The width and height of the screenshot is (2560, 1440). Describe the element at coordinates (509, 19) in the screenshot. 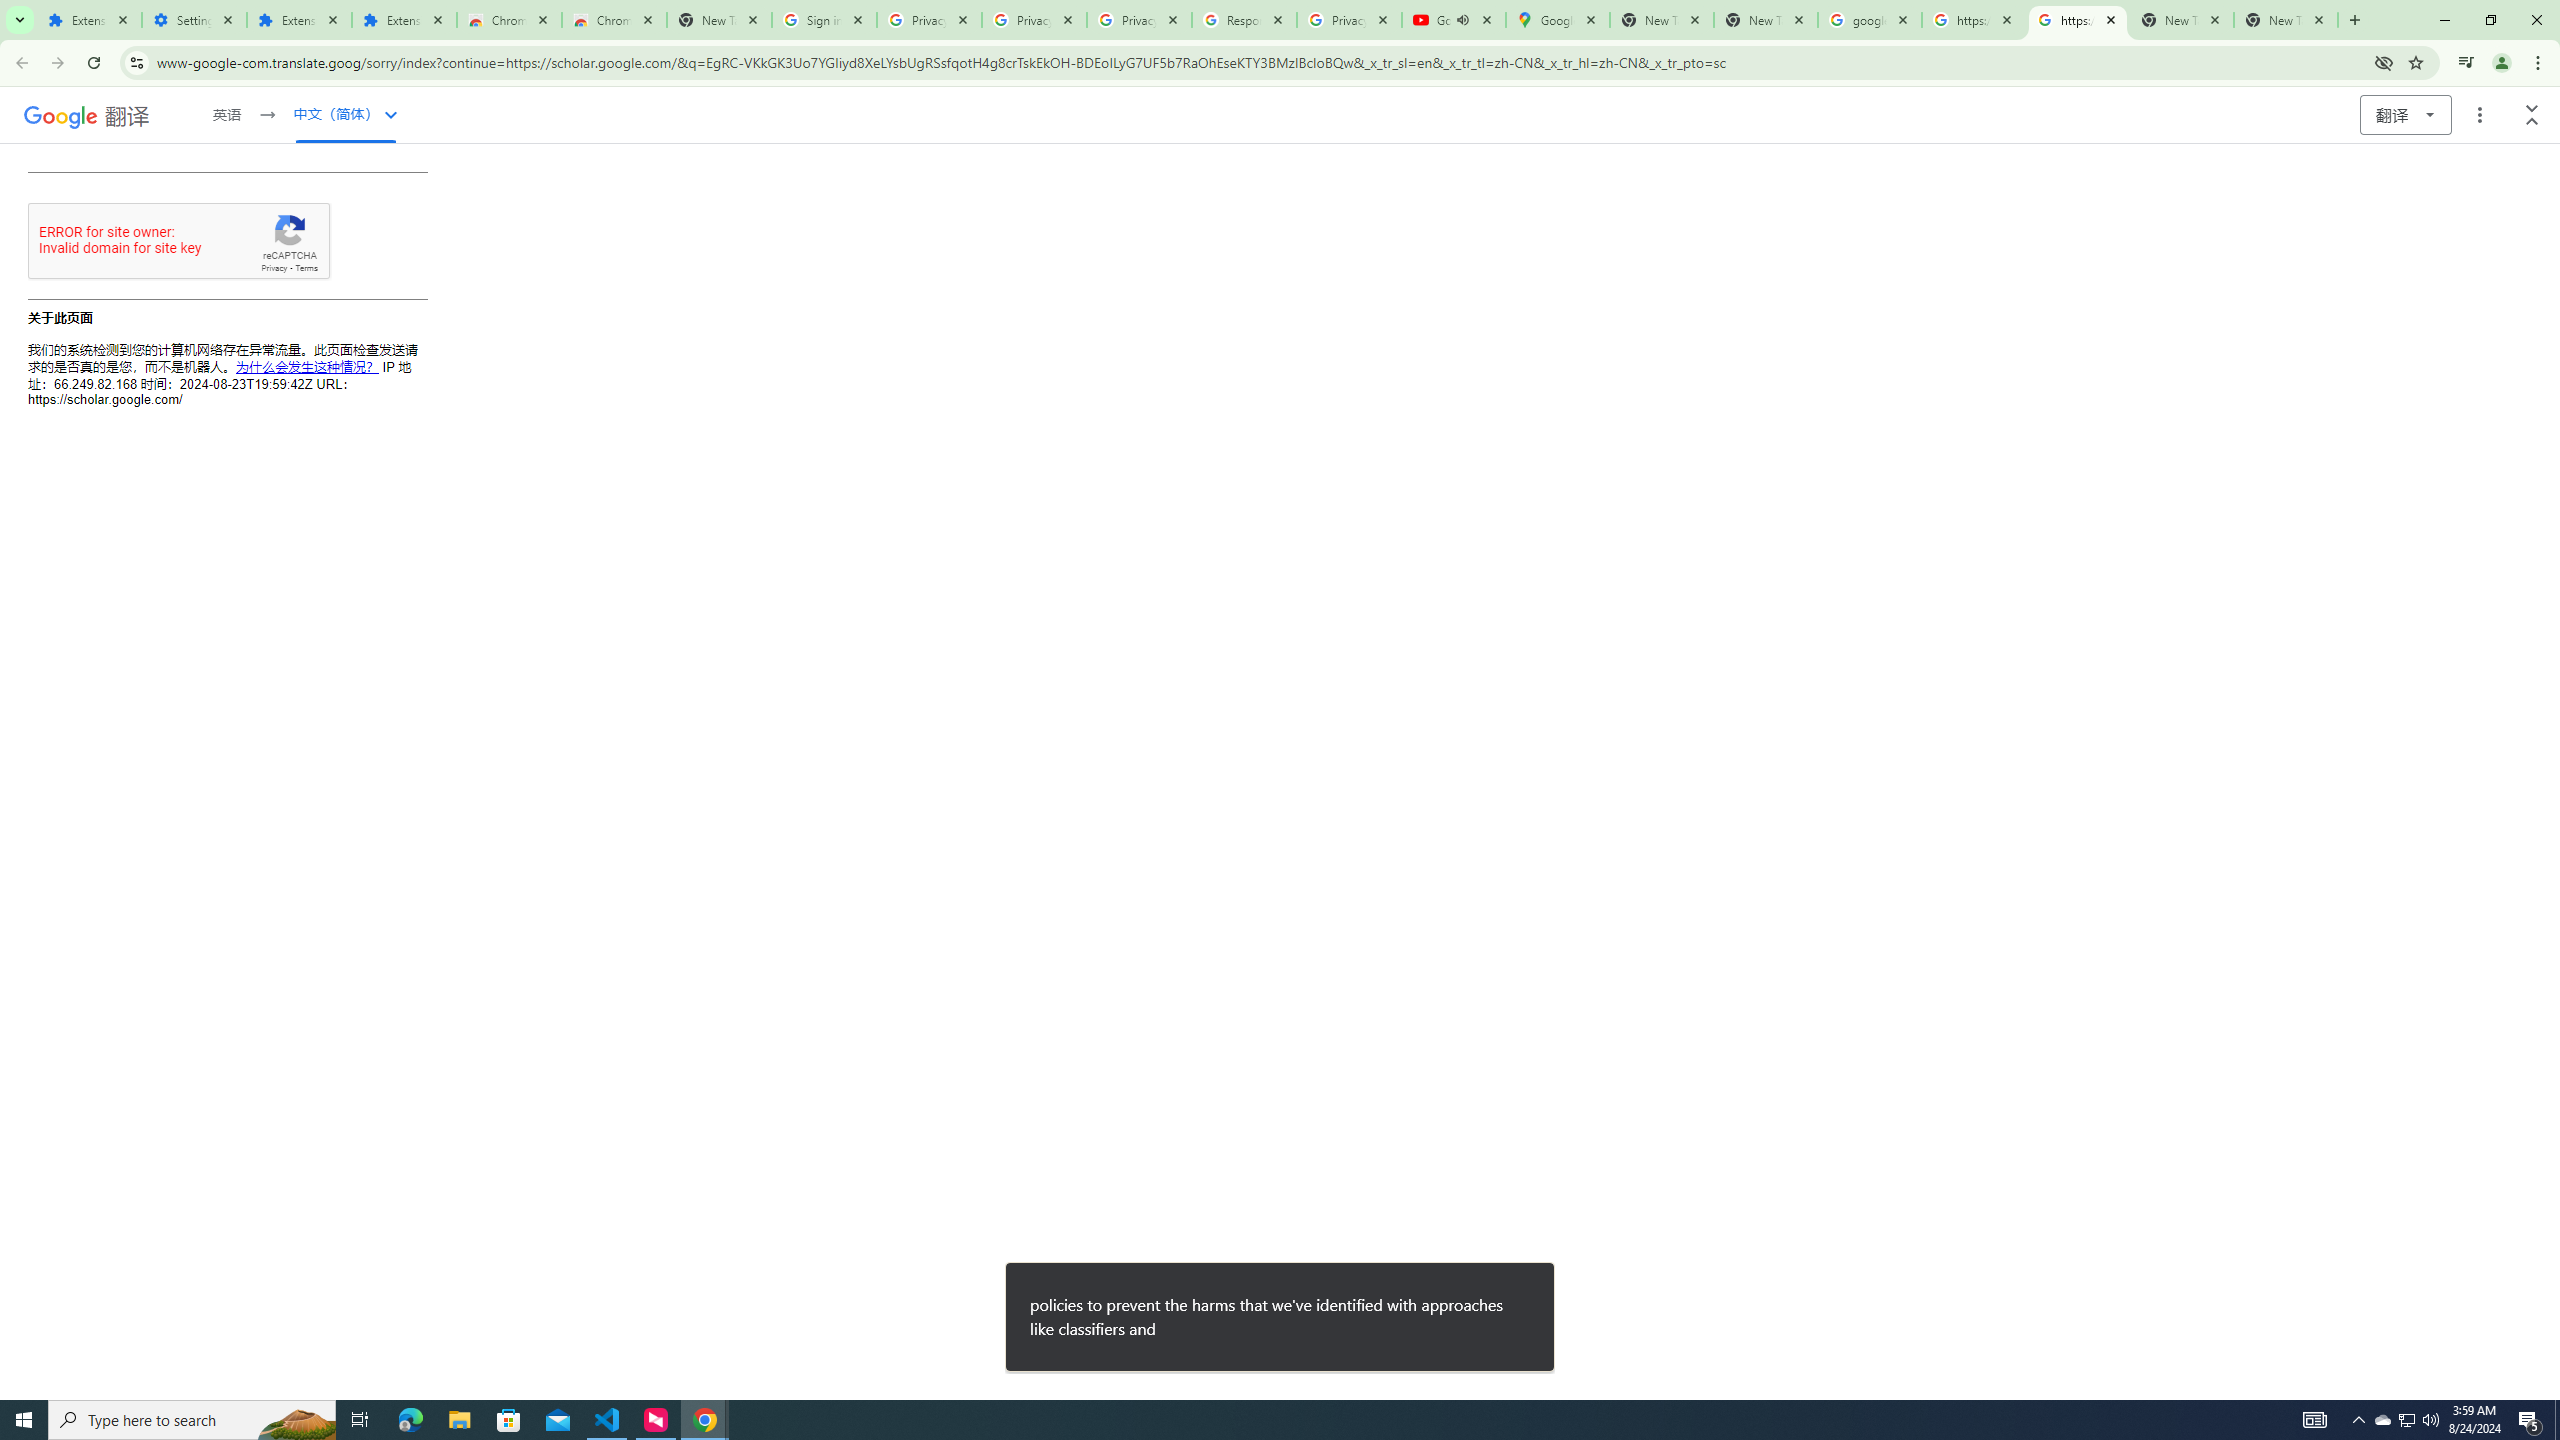

I see `'Chrome Web Store'` at that location.